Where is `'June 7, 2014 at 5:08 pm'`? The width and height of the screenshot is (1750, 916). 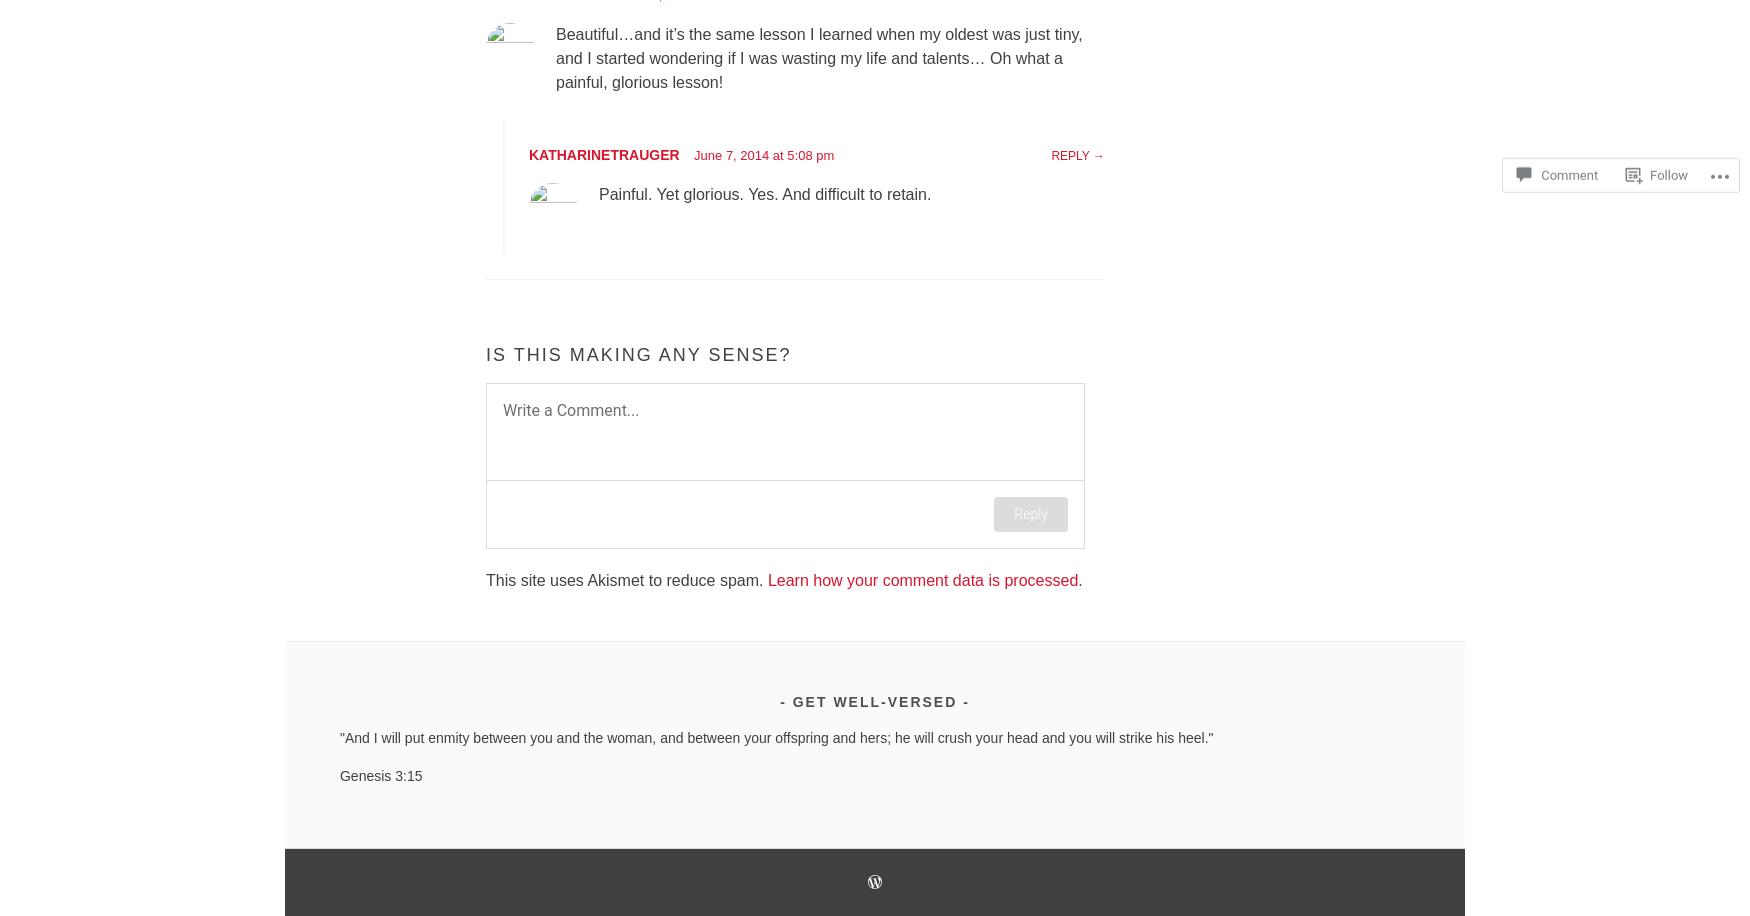 'June 7, 2014 at 5:08 pm' is located at coordinates (694, 155).